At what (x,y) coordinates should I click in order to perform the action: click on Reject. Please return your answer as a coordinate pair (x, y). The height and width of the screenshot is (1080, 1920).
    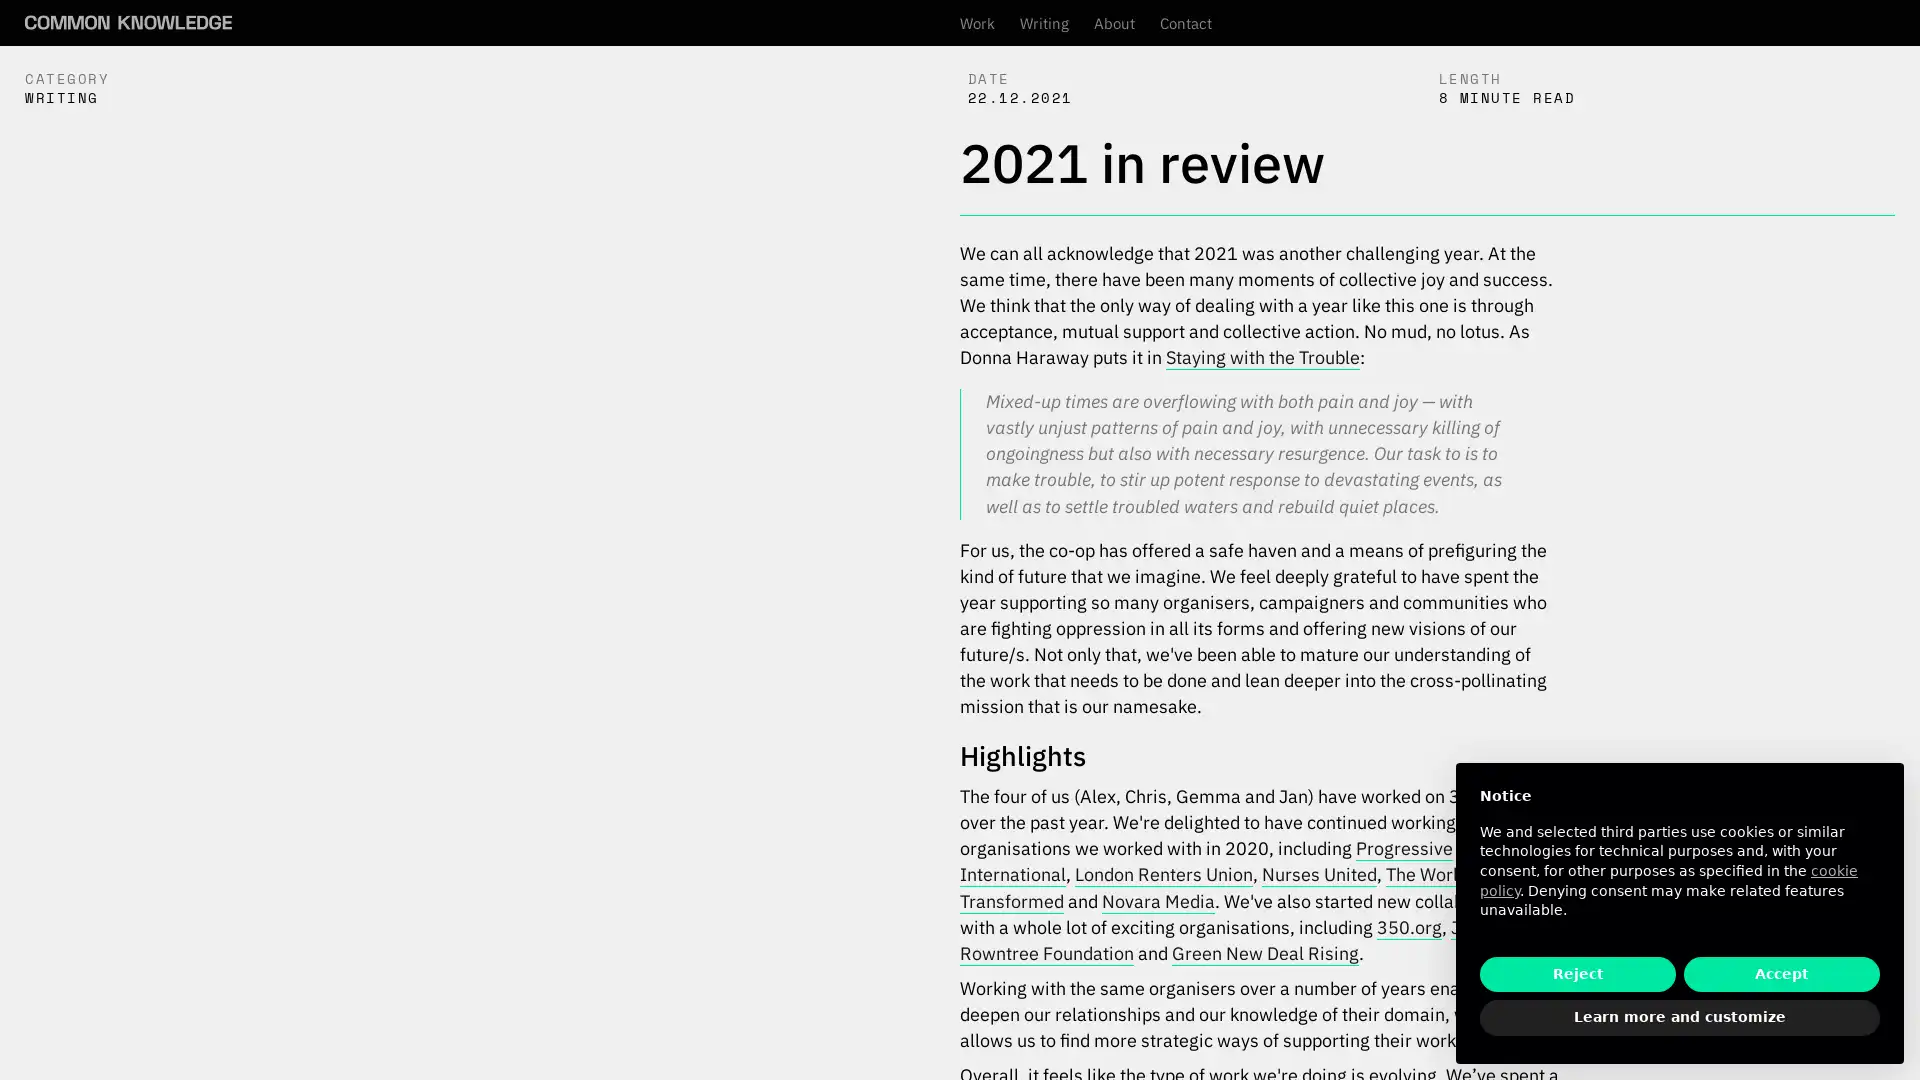
    Looking at the image, I should click on (1577, 973).